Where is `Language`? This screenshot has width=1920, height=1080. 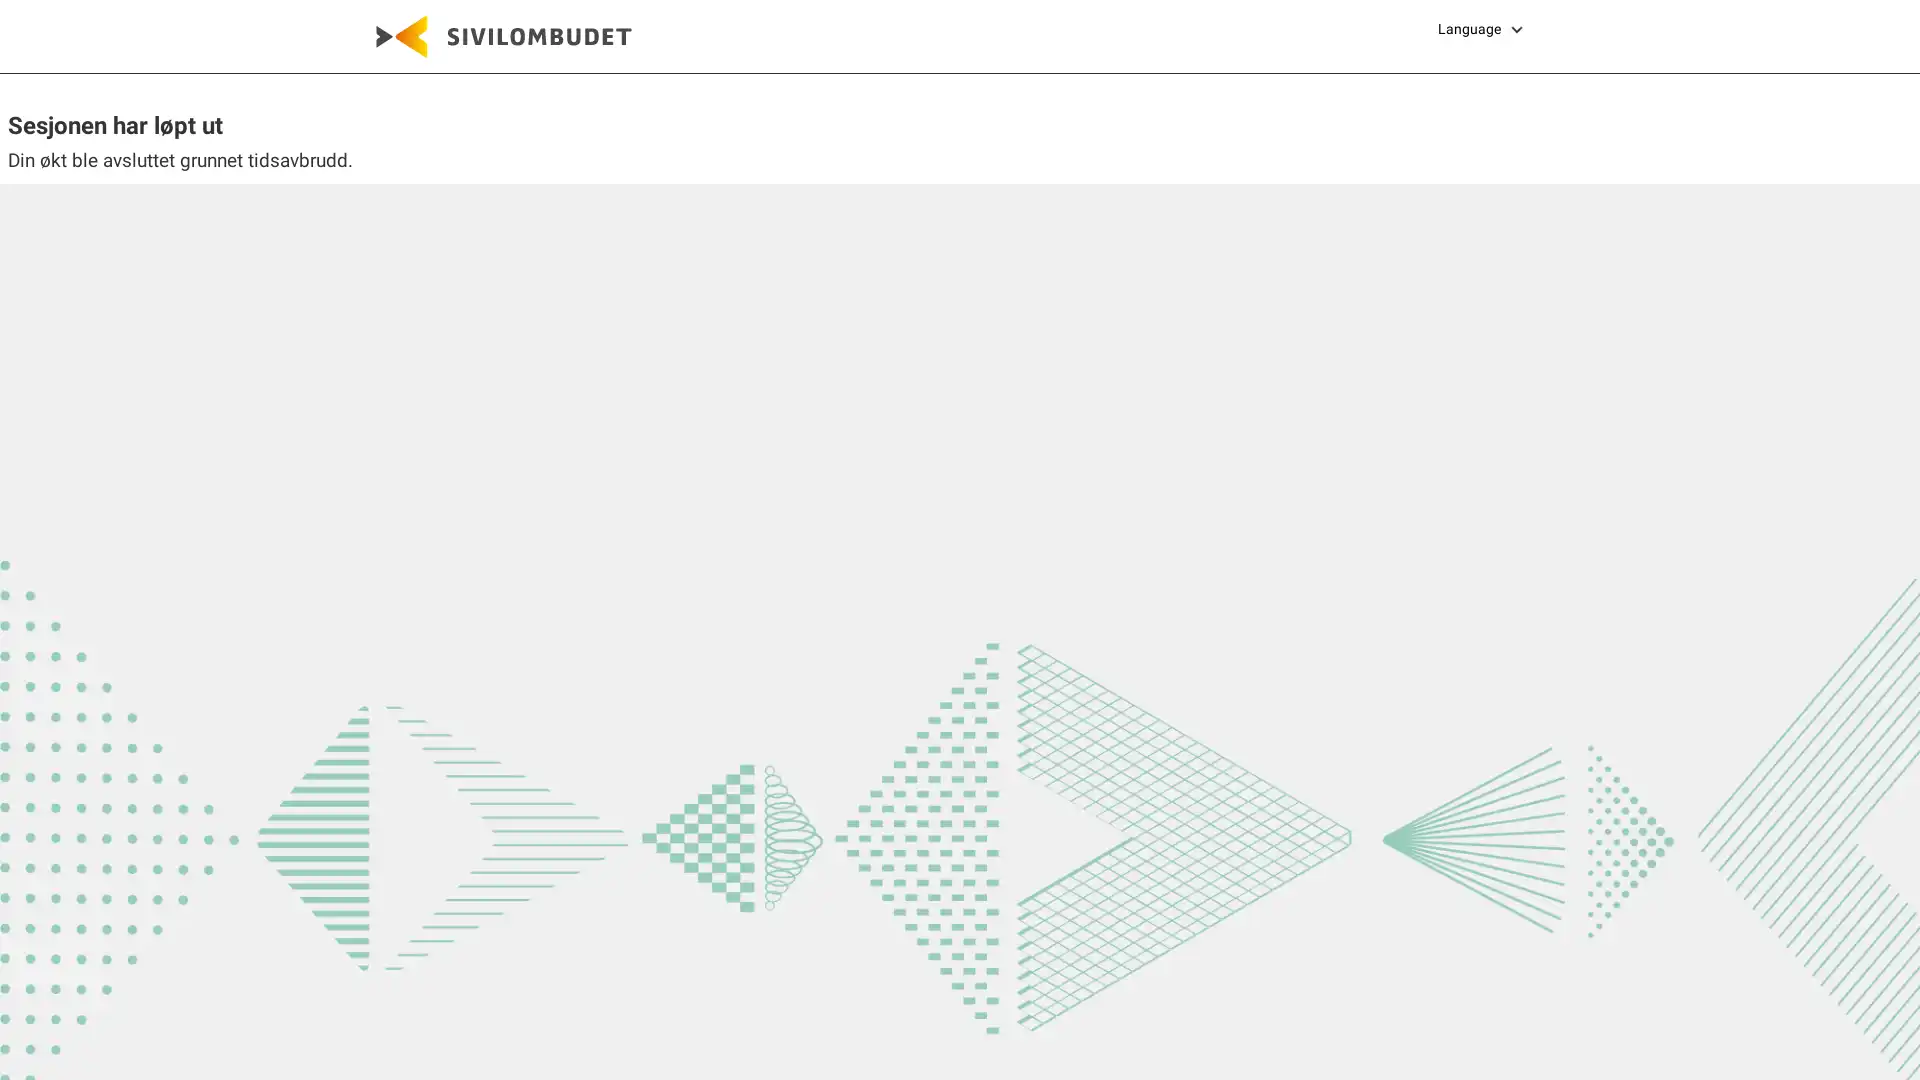 Language is located at coordinates (1483, 29).